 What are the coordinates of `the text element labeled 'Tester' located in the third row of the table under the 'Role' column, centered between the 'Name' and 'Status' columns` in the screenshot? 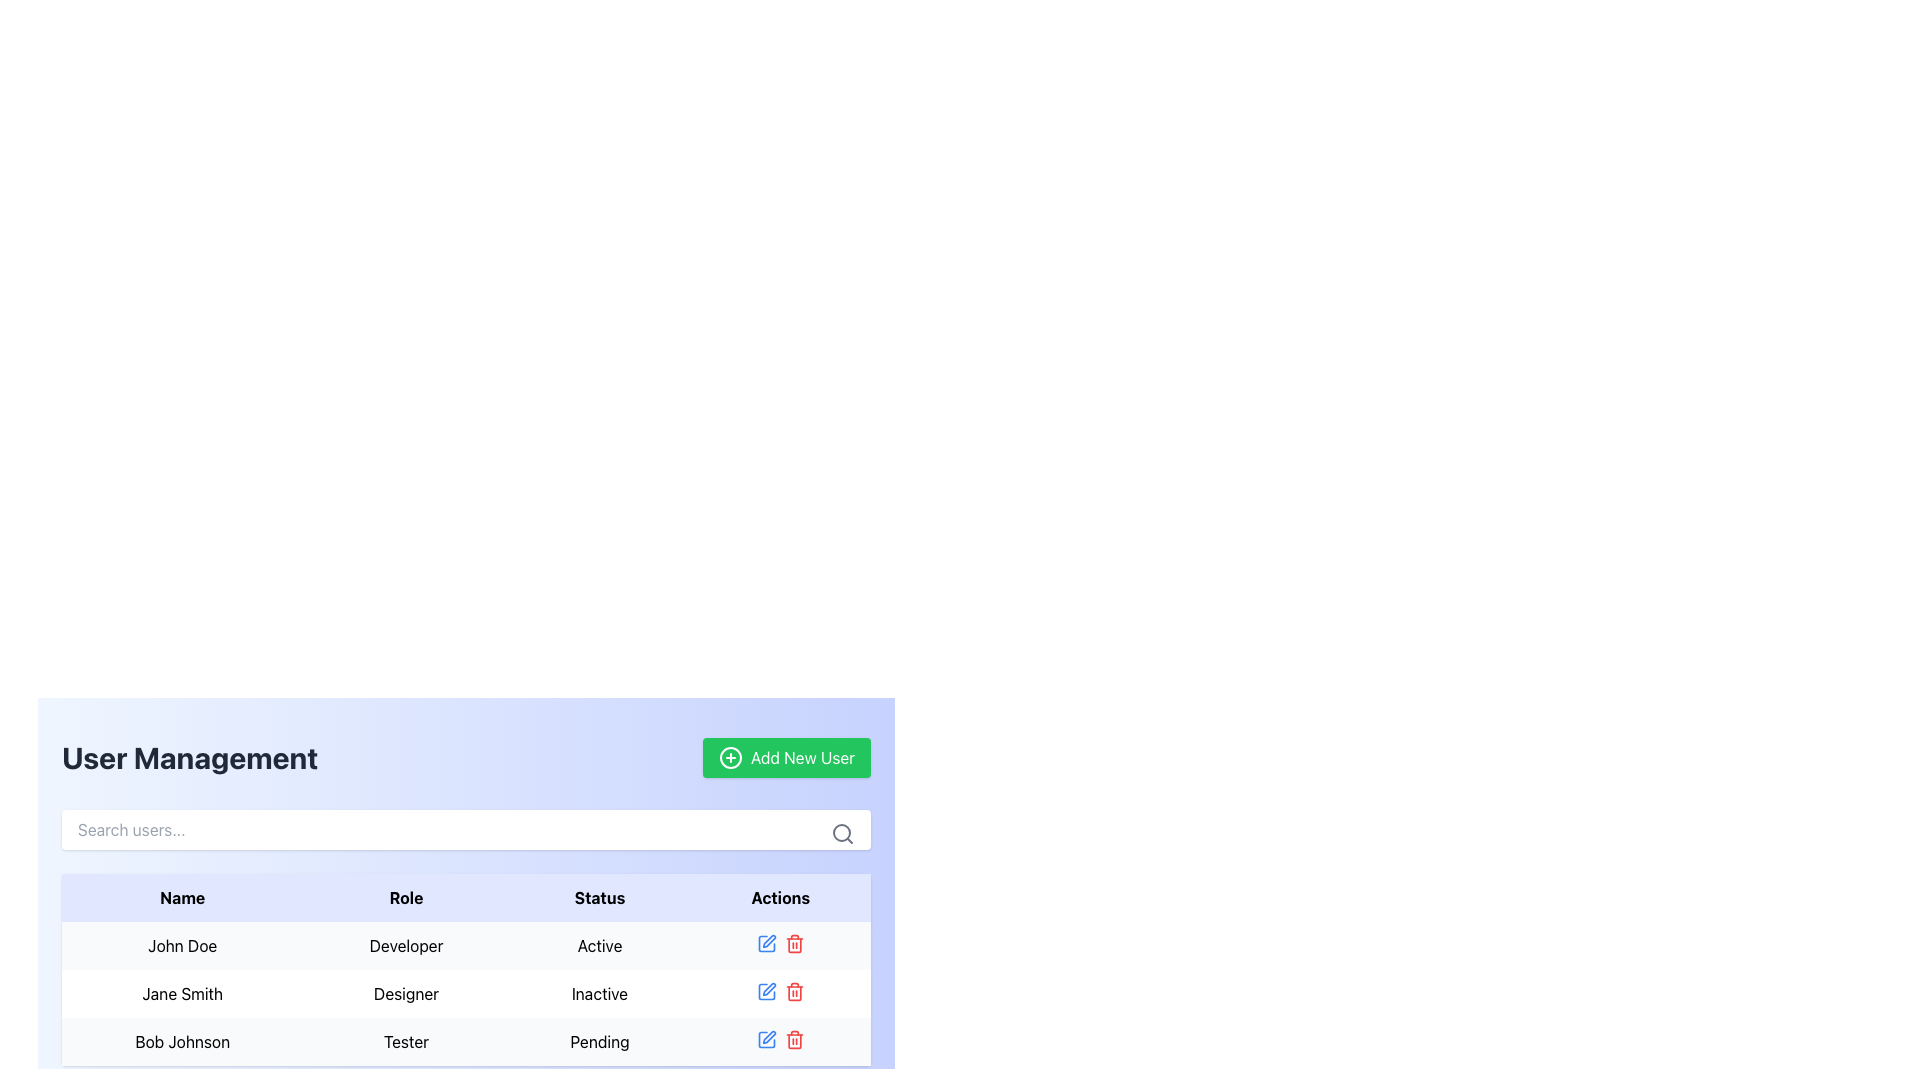 It's located at (405, 1040).